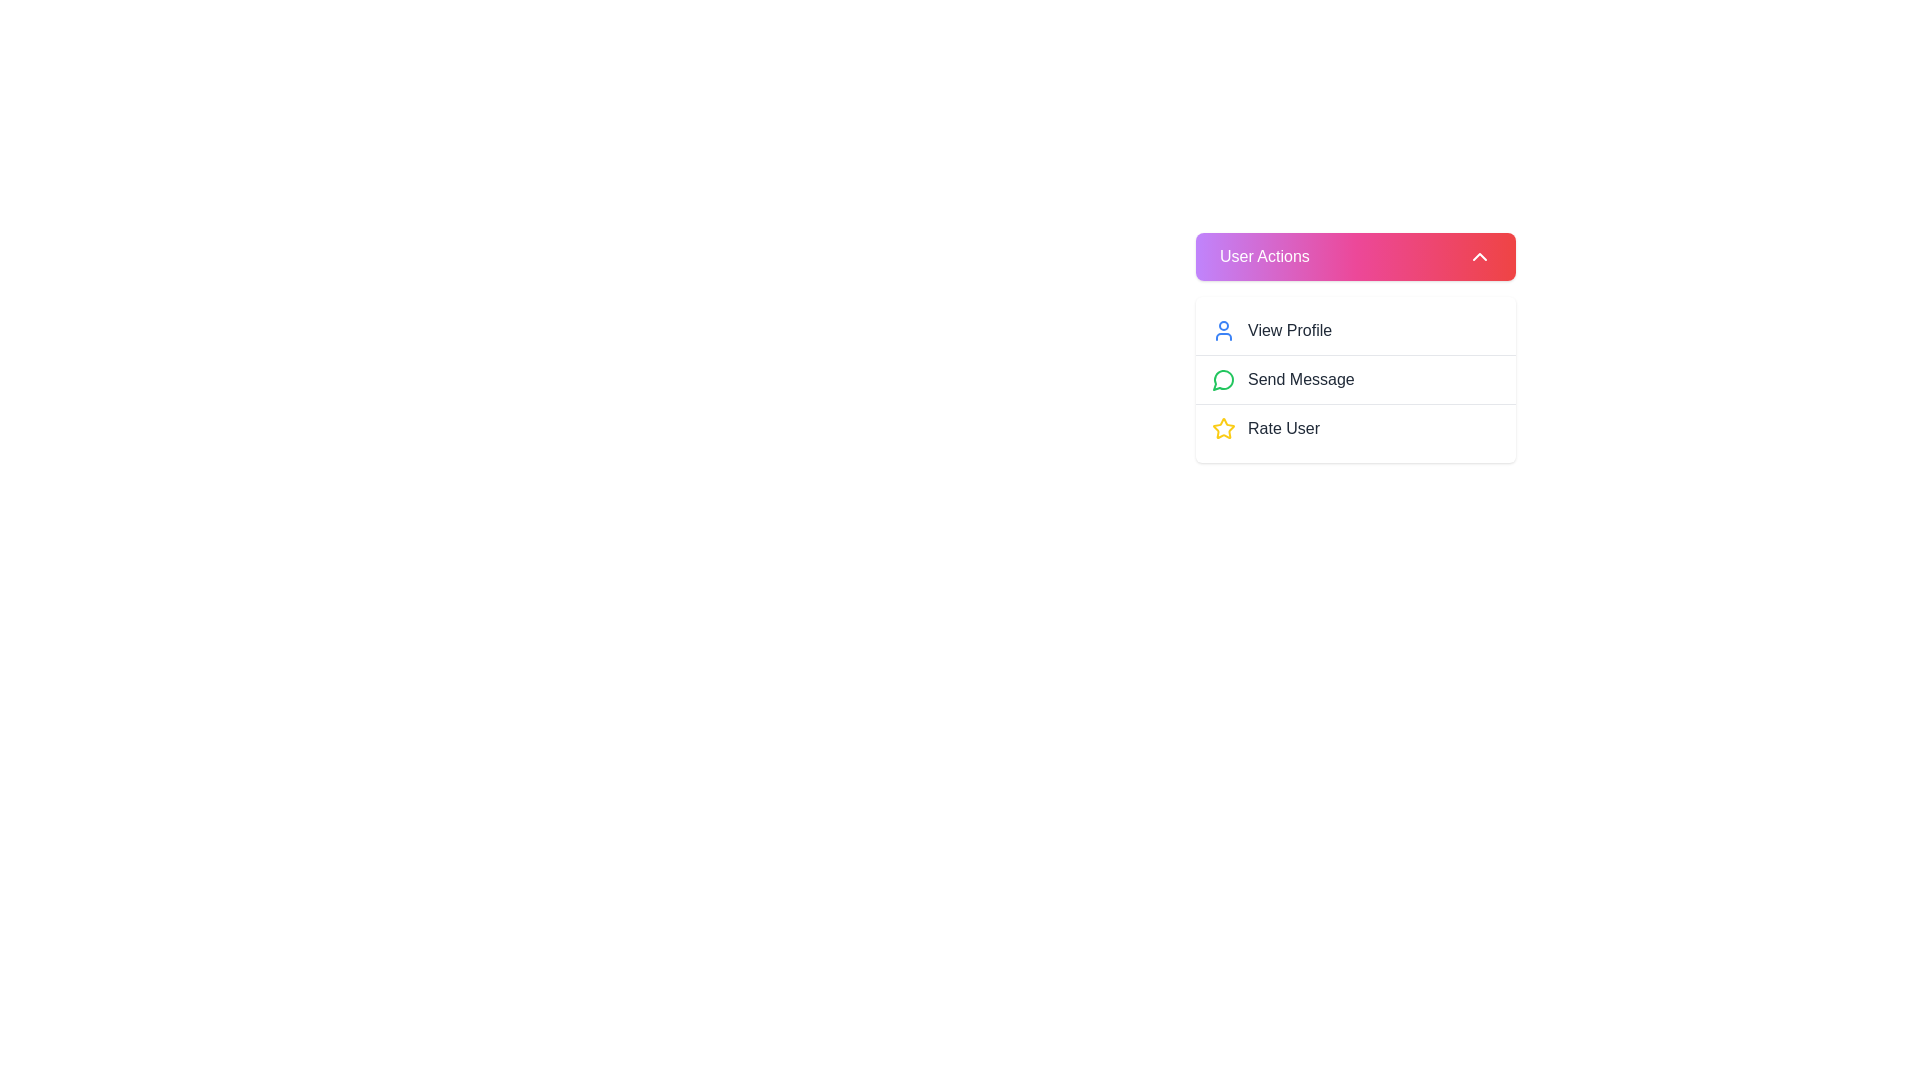 The image size is (1920, 1080). What do you see at coordinates (1284, 427) in the screenshot?
I see `the 'Rate User' text label in the 'User Actions' dropdown menu, which is the last entry below 'View Profile' and 'Send Message', and is aligned with a yellow star icon` at bounding box center [1284, 427].